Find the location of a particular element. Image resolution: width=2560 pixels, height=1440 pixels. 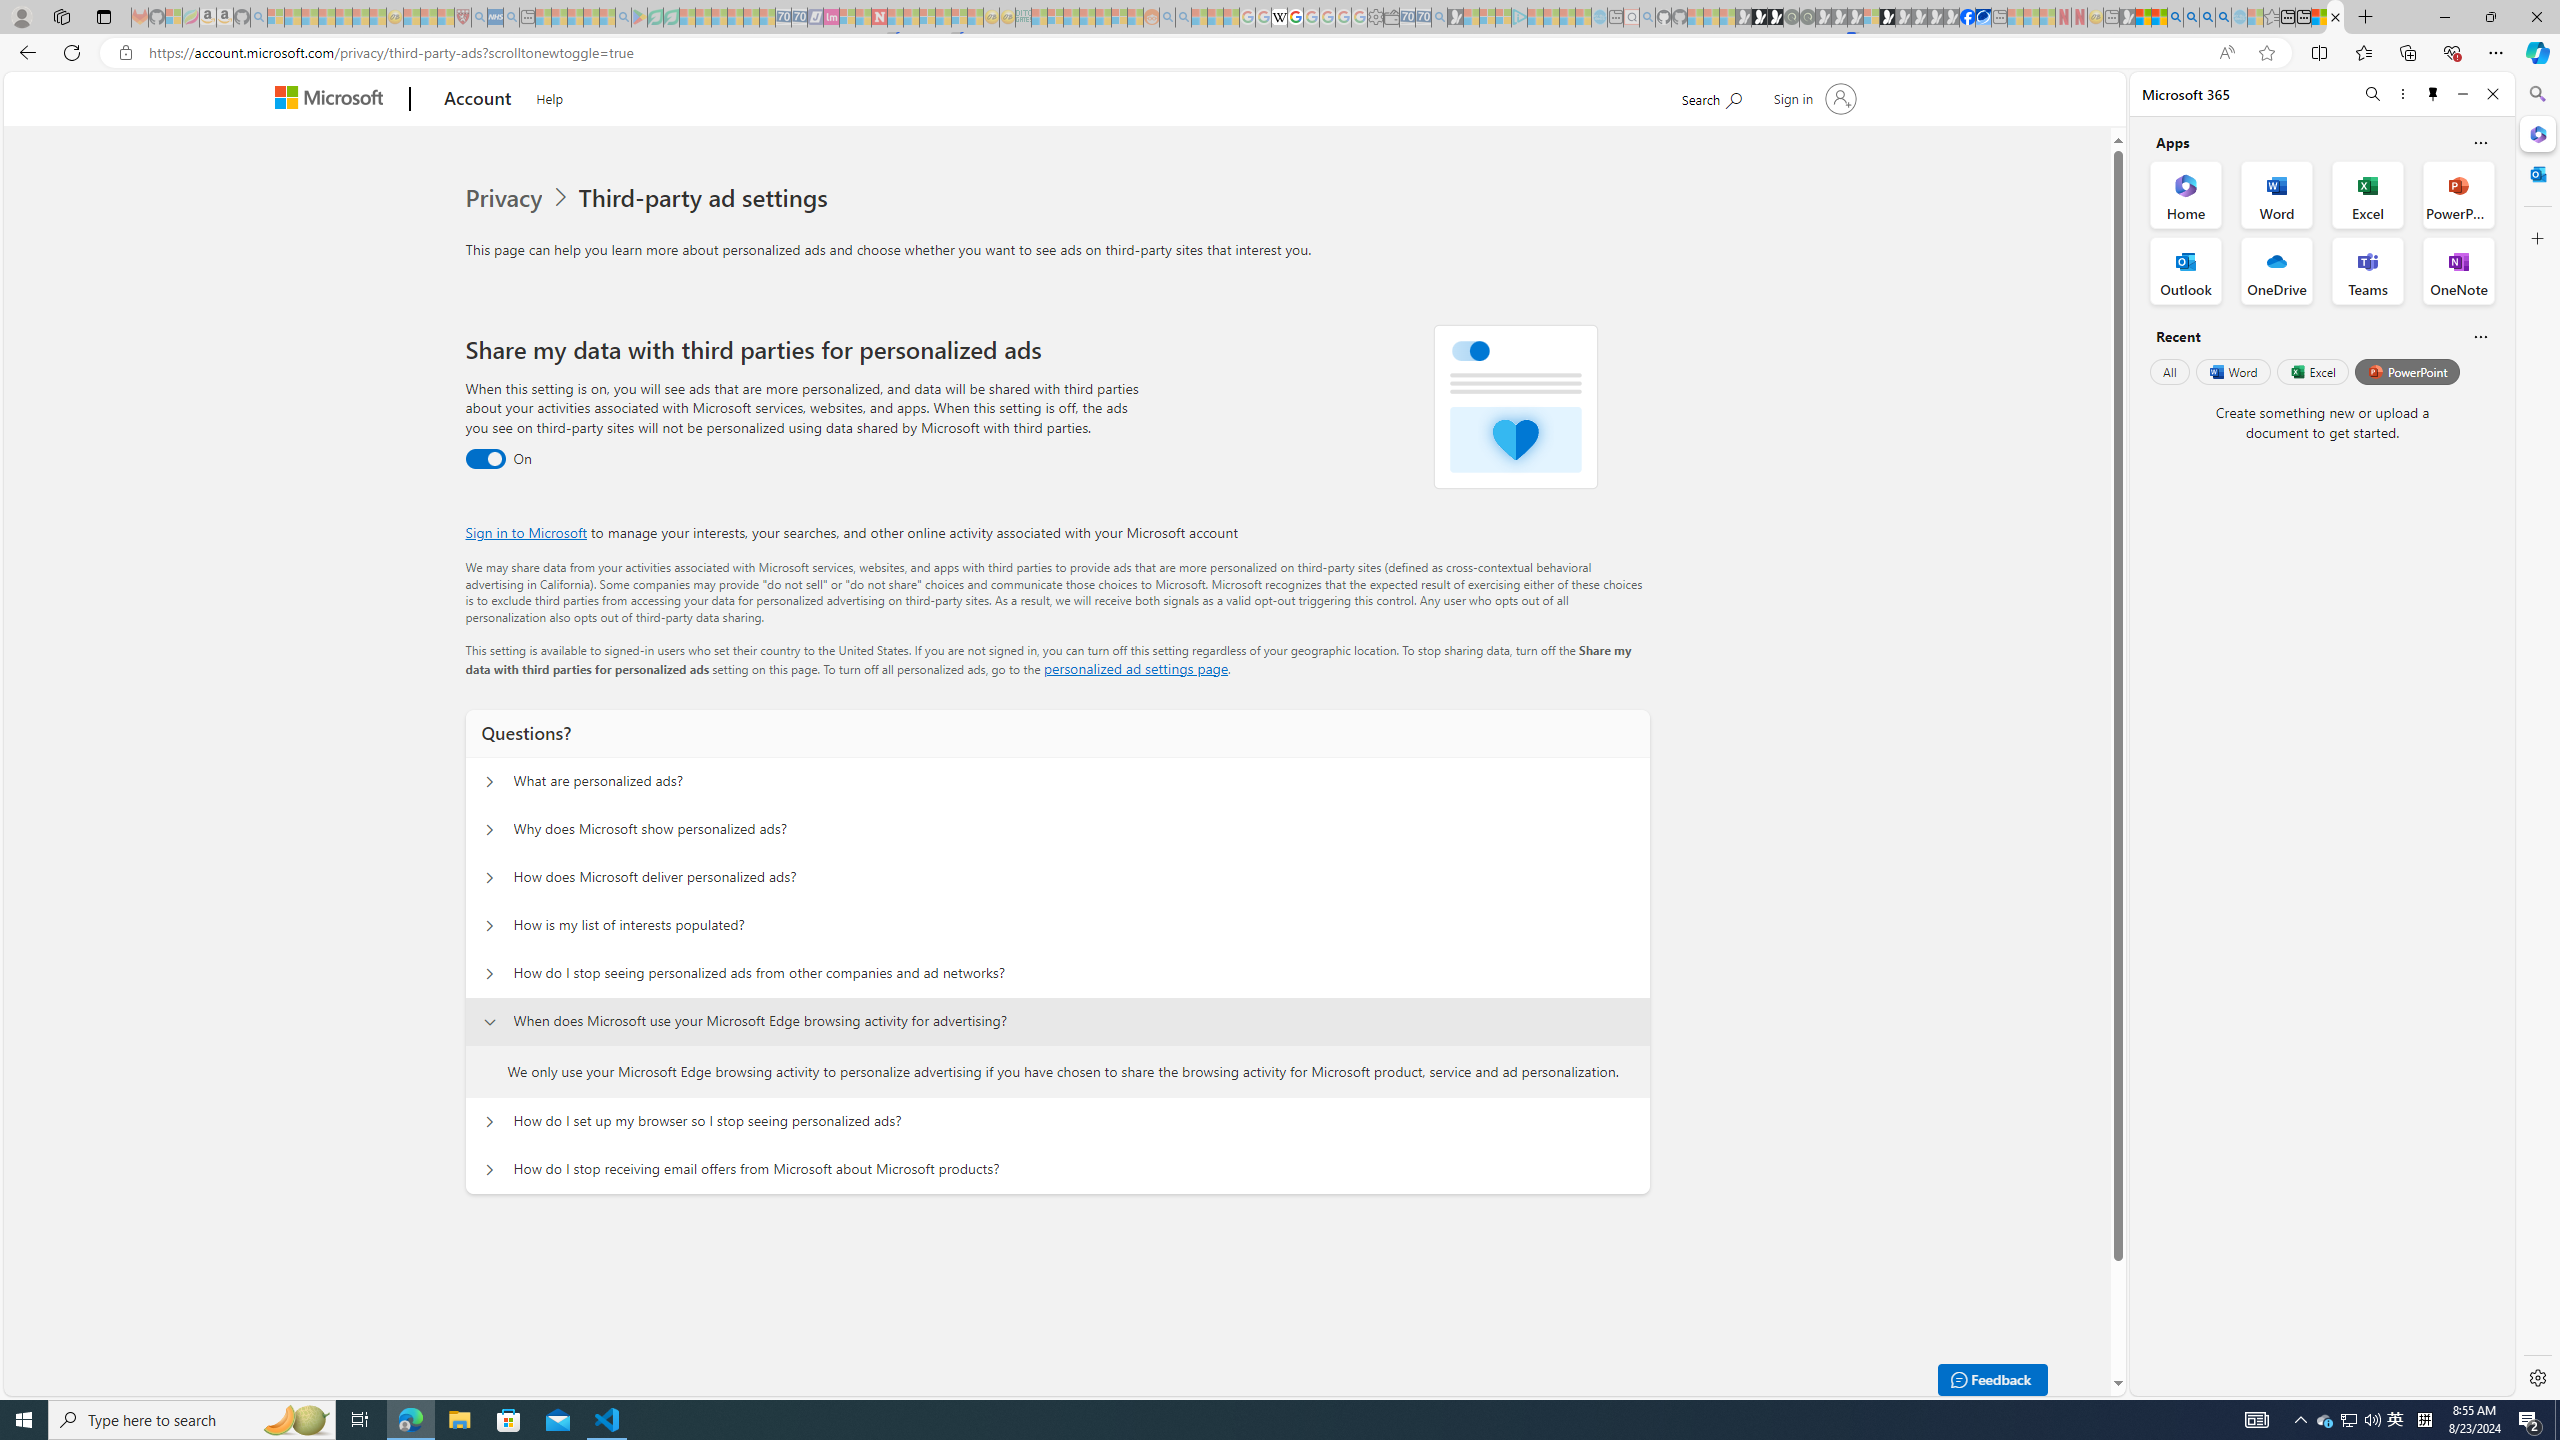

'Jobs - lastminute.com Investor Portal - Sleeping' is located at coordinates (829, 16).